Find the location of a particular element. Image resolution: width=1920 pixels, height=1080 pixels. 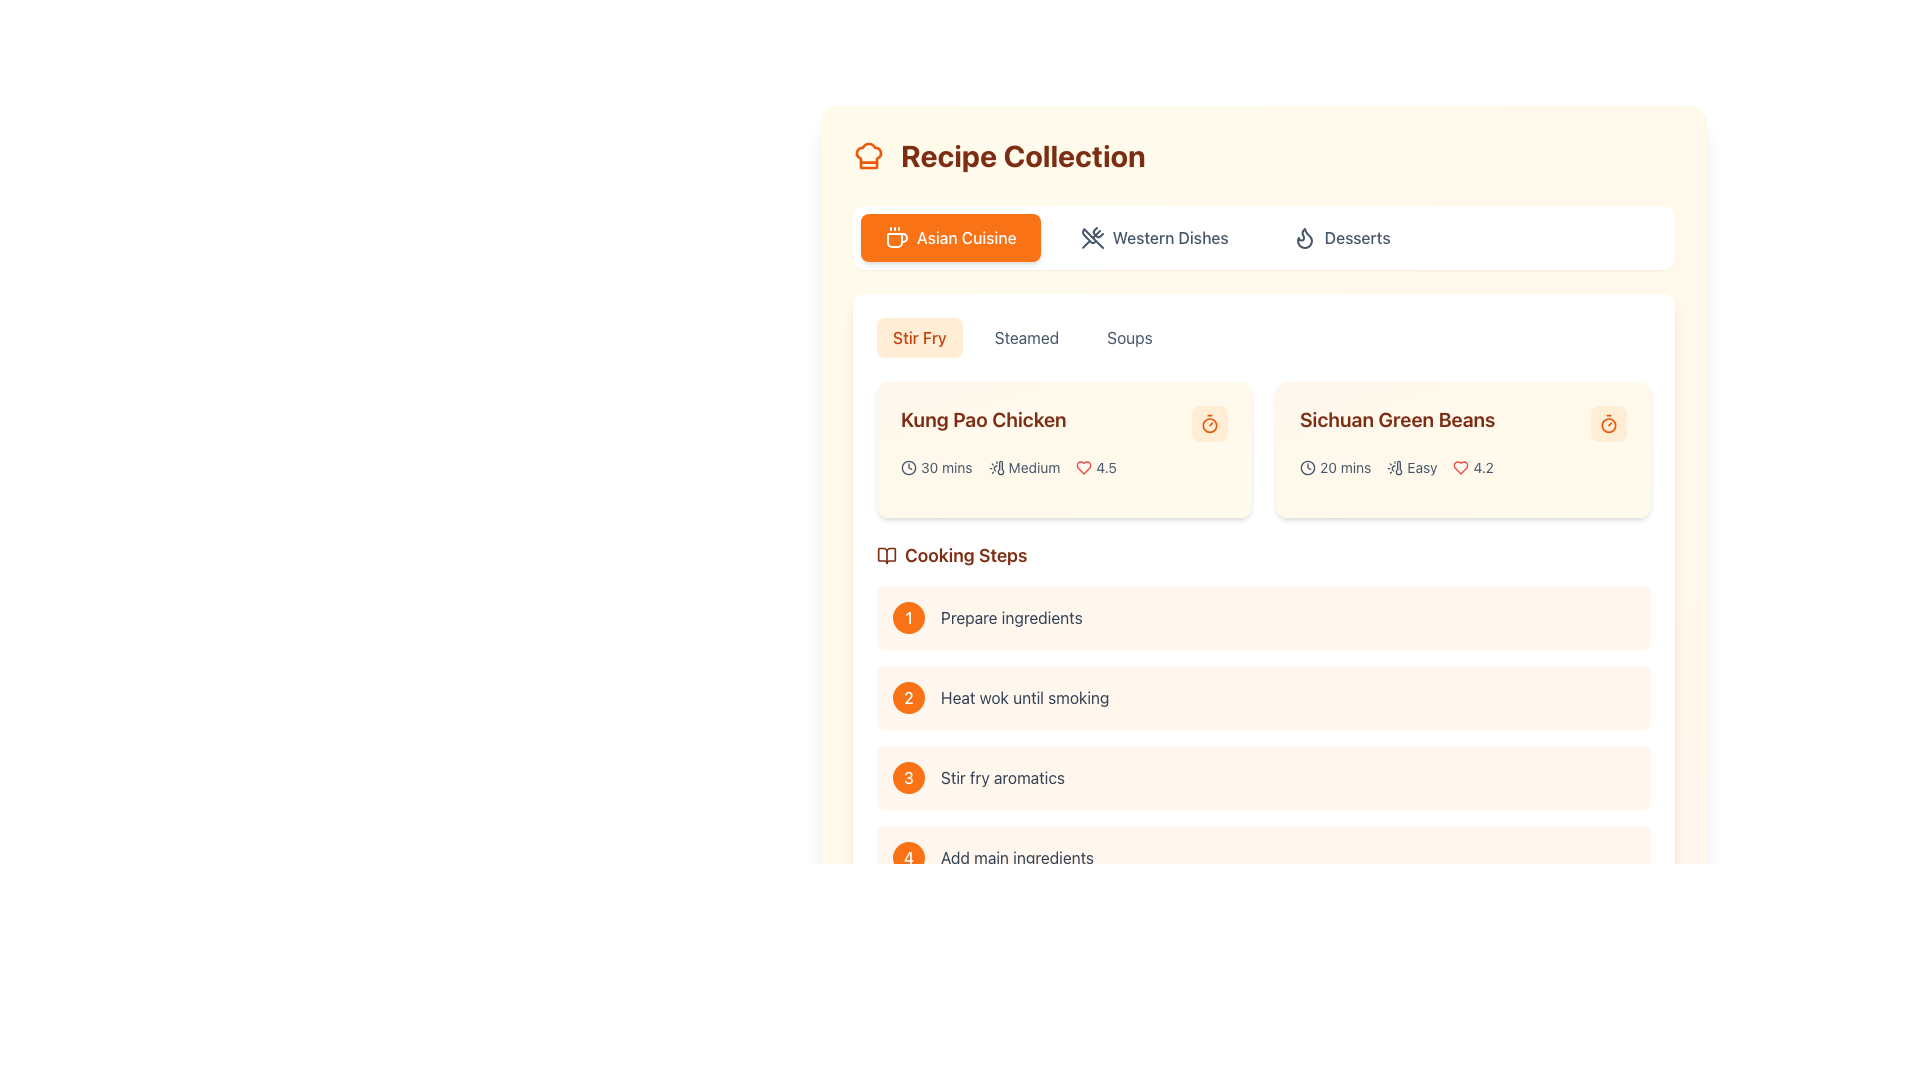

the circular Step indicator badge with a bright orange background and white text '2' to interact is located at coordinates (907, 697).